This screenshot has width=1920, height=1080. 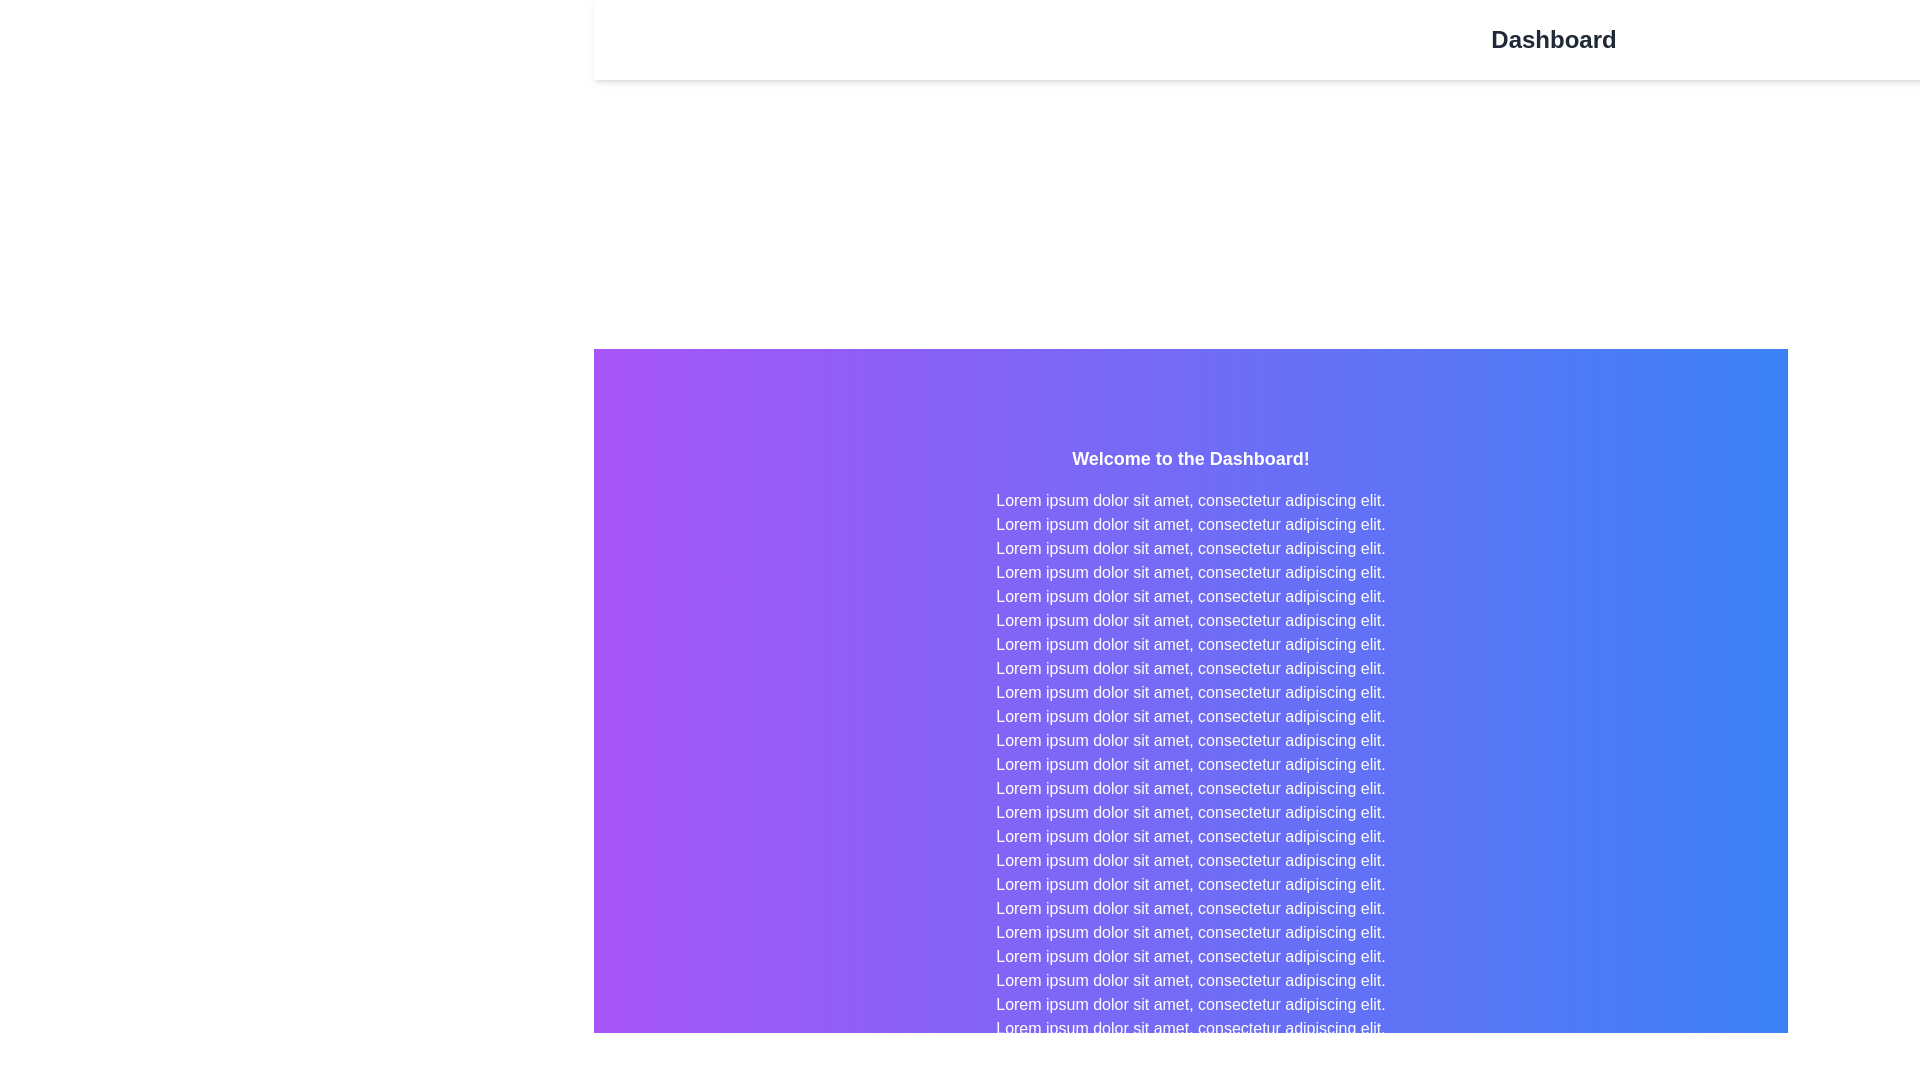 I want to click on the text label that reads 'Lorem ipsum dolor sit amet, consectetur adipiscing elit.' which is styled in white against a gradient background, located beneath the header 'Welcome to the Dashboard!', so click(x=1190, y=500).